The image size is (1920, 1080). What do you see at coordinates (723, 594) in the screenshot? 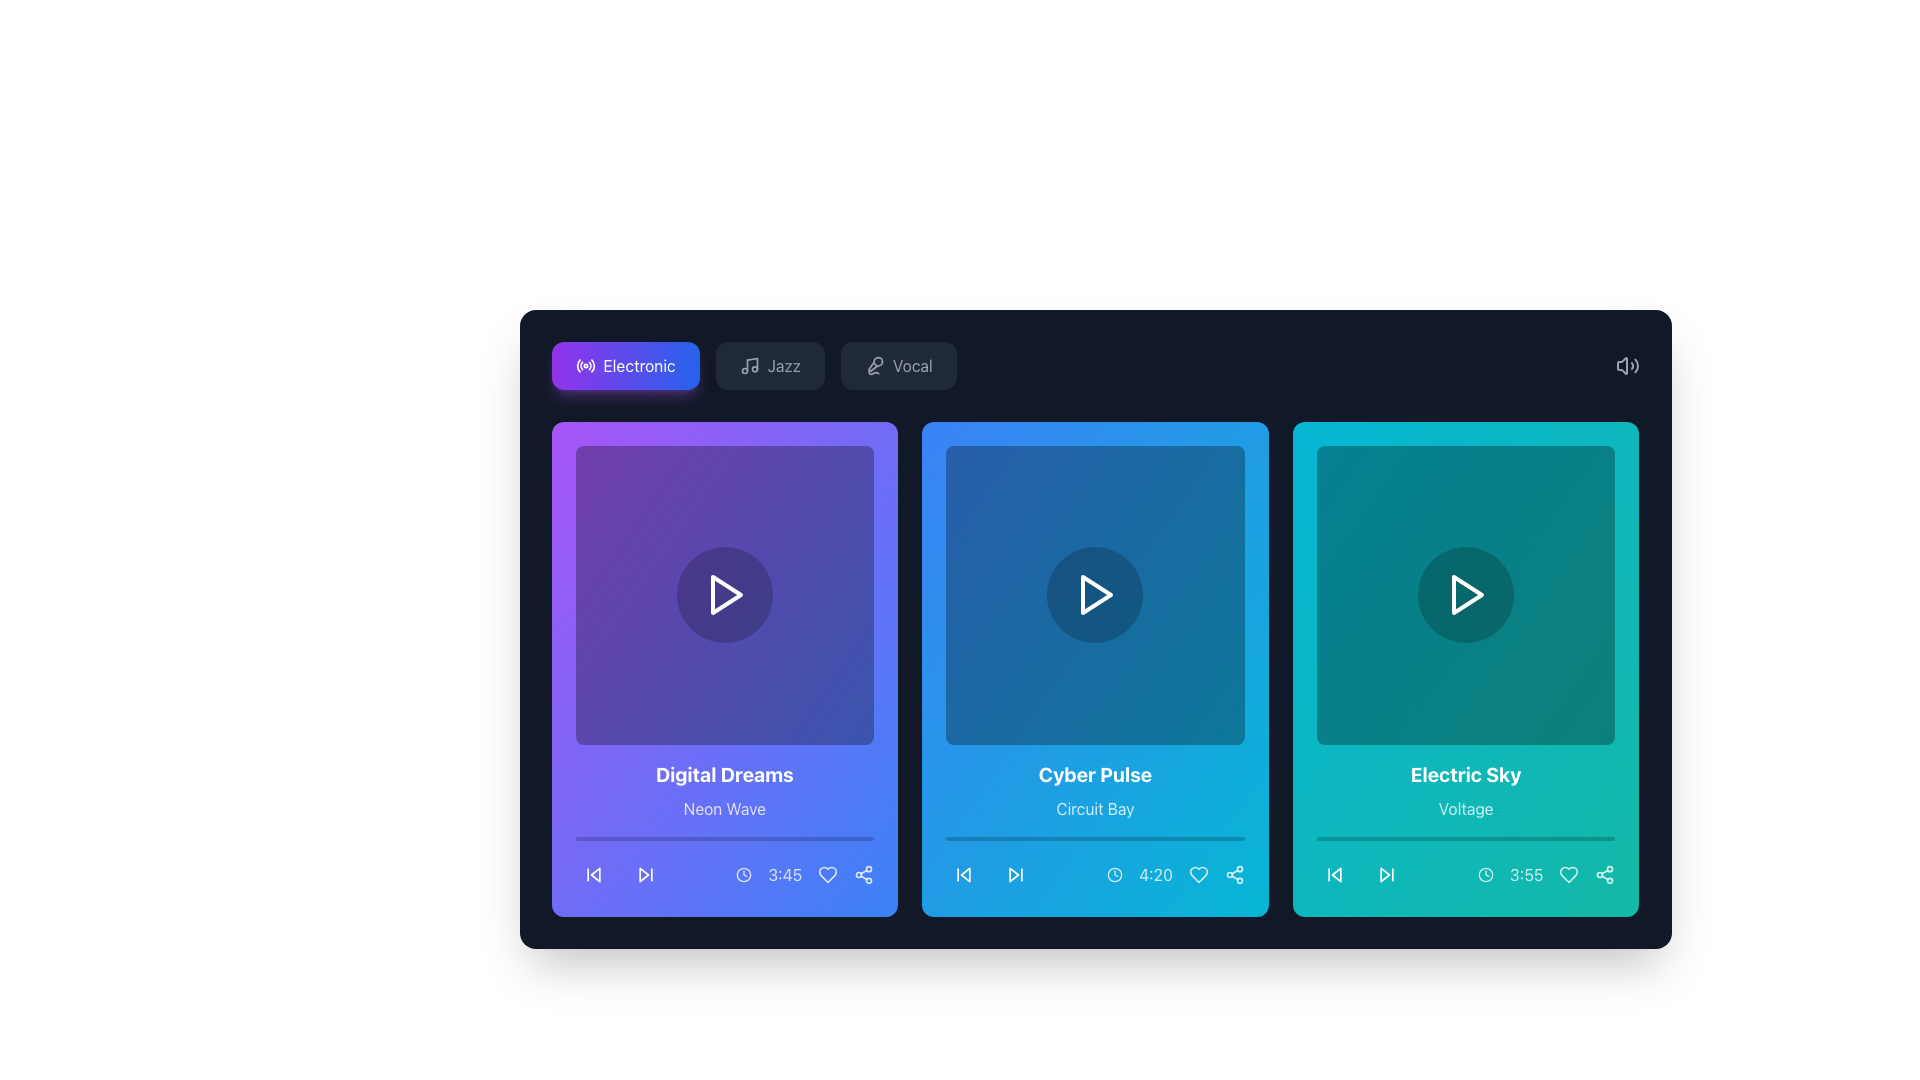
I see `the triangular play button icon outlined in white, located centrally within a circle on the purple card labeled 'Digital Dreams'` at bounding box center [723, 594].